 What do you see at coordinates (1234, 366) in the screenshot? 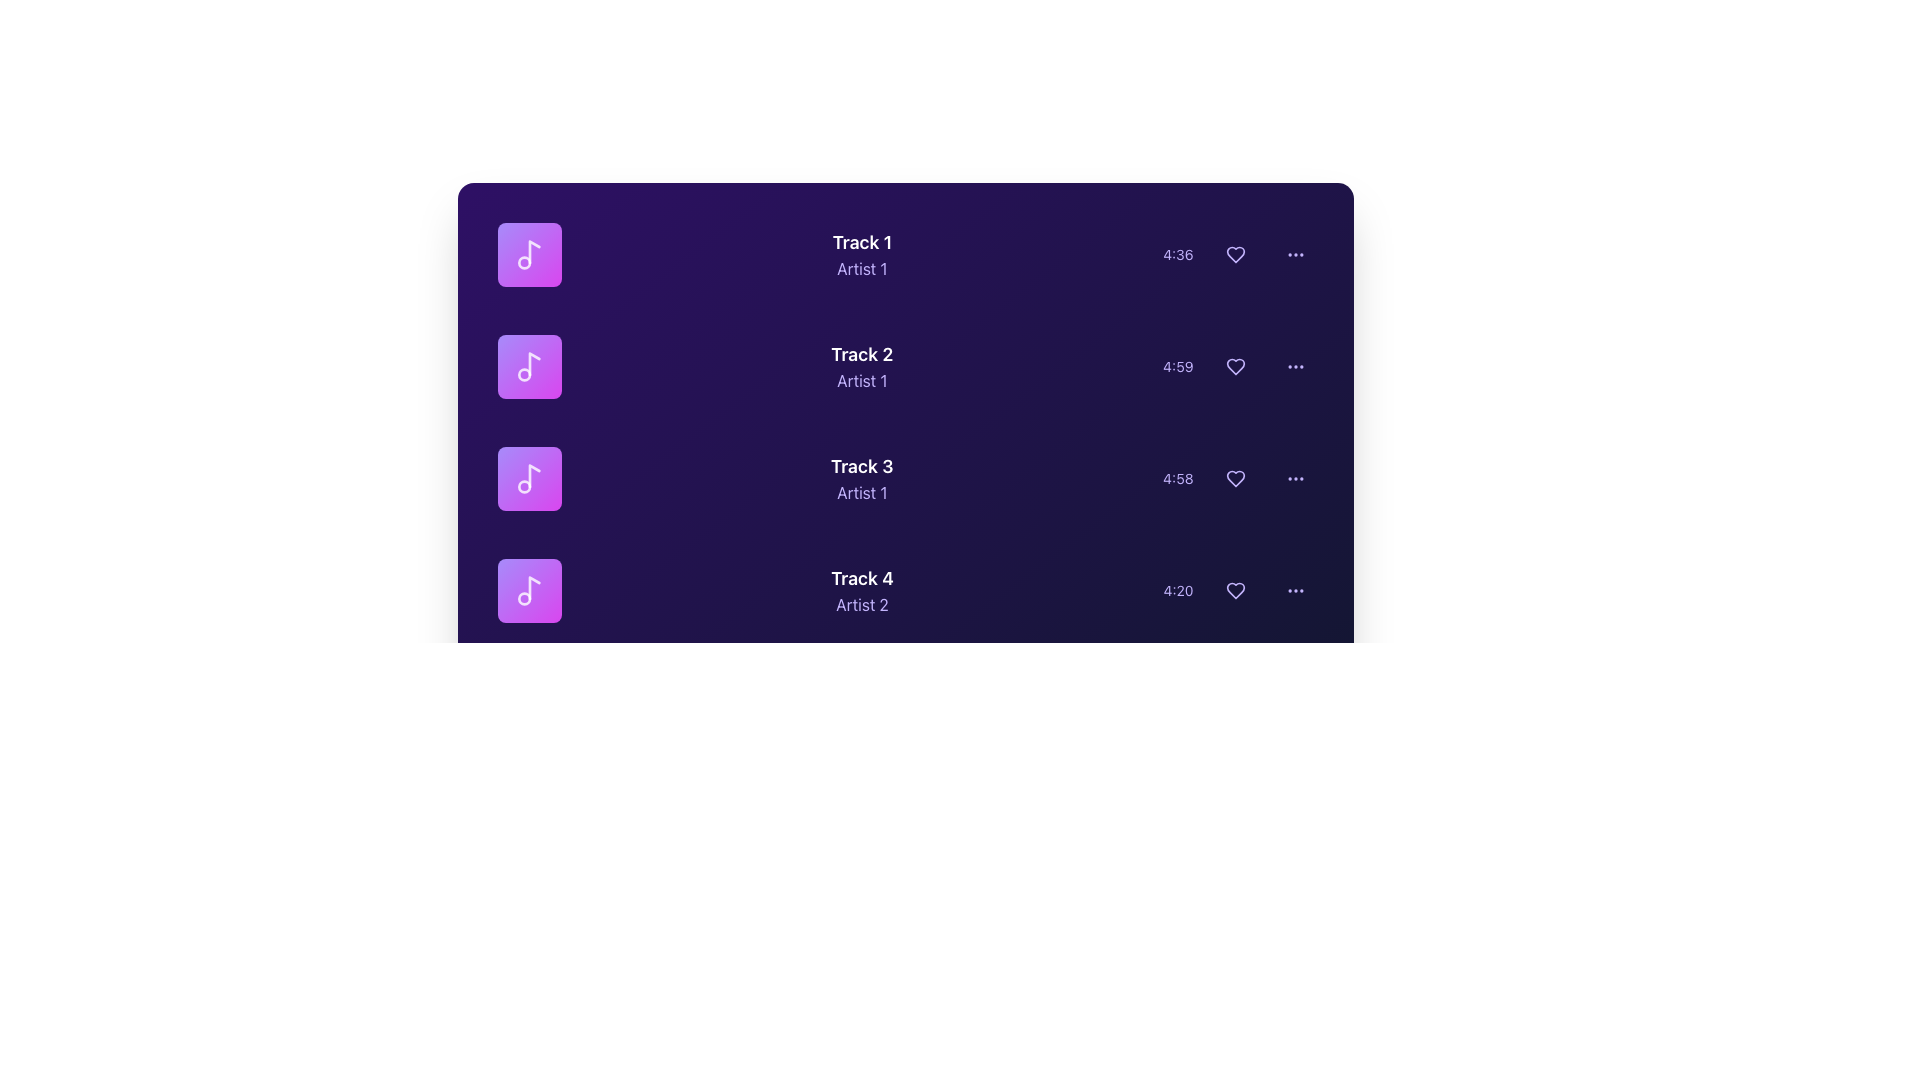
I see `the heart-shaped interactive icon with a purple hue, located to the right of a timestamp text ('4:59')` at bounding box center [1234, 366].